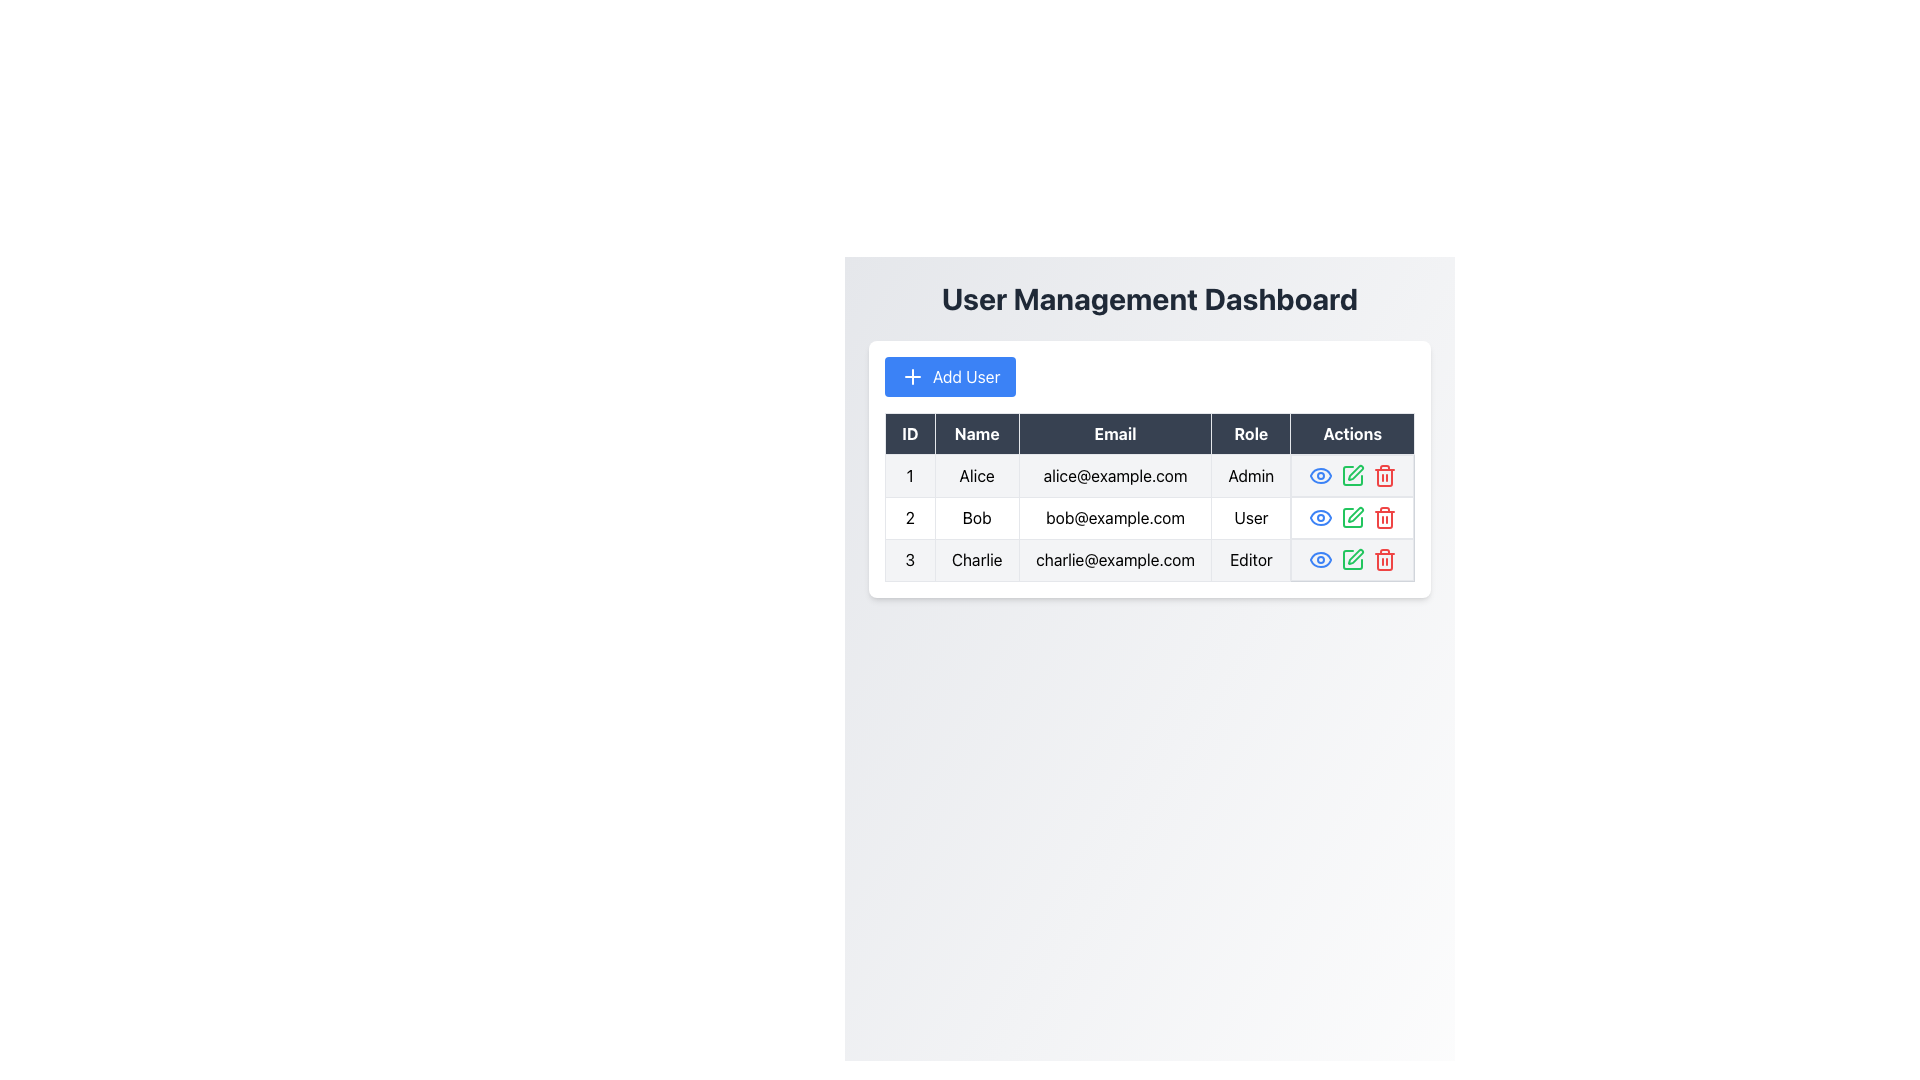 The image size is (1920, 1080). I want to click on a row in the user management table, which includes columns for 'ID', 'Name', 'Email', 'Role', and 'Actions', so click(1150, 496).